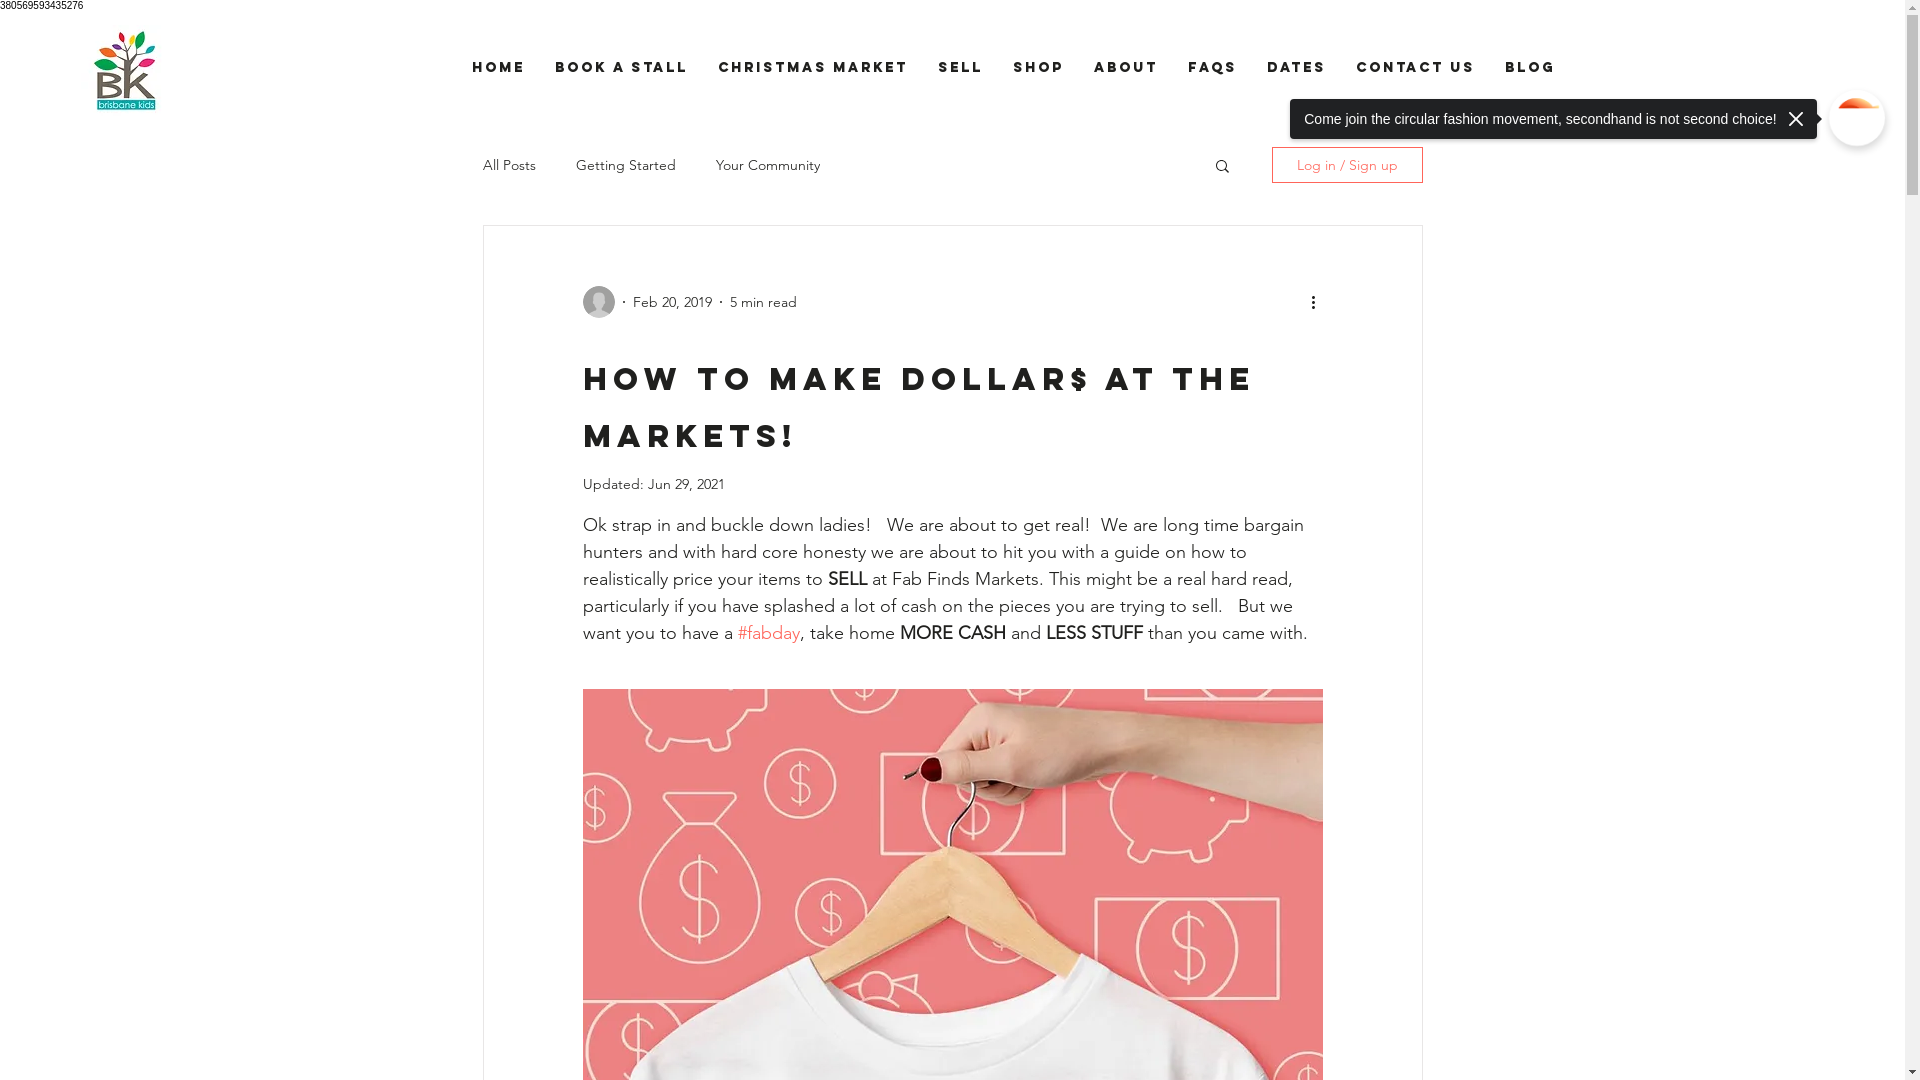 Image resolution: width=1920 pixels, height=1080 pixels. I want to click on 'SELL', so click(958, 67).